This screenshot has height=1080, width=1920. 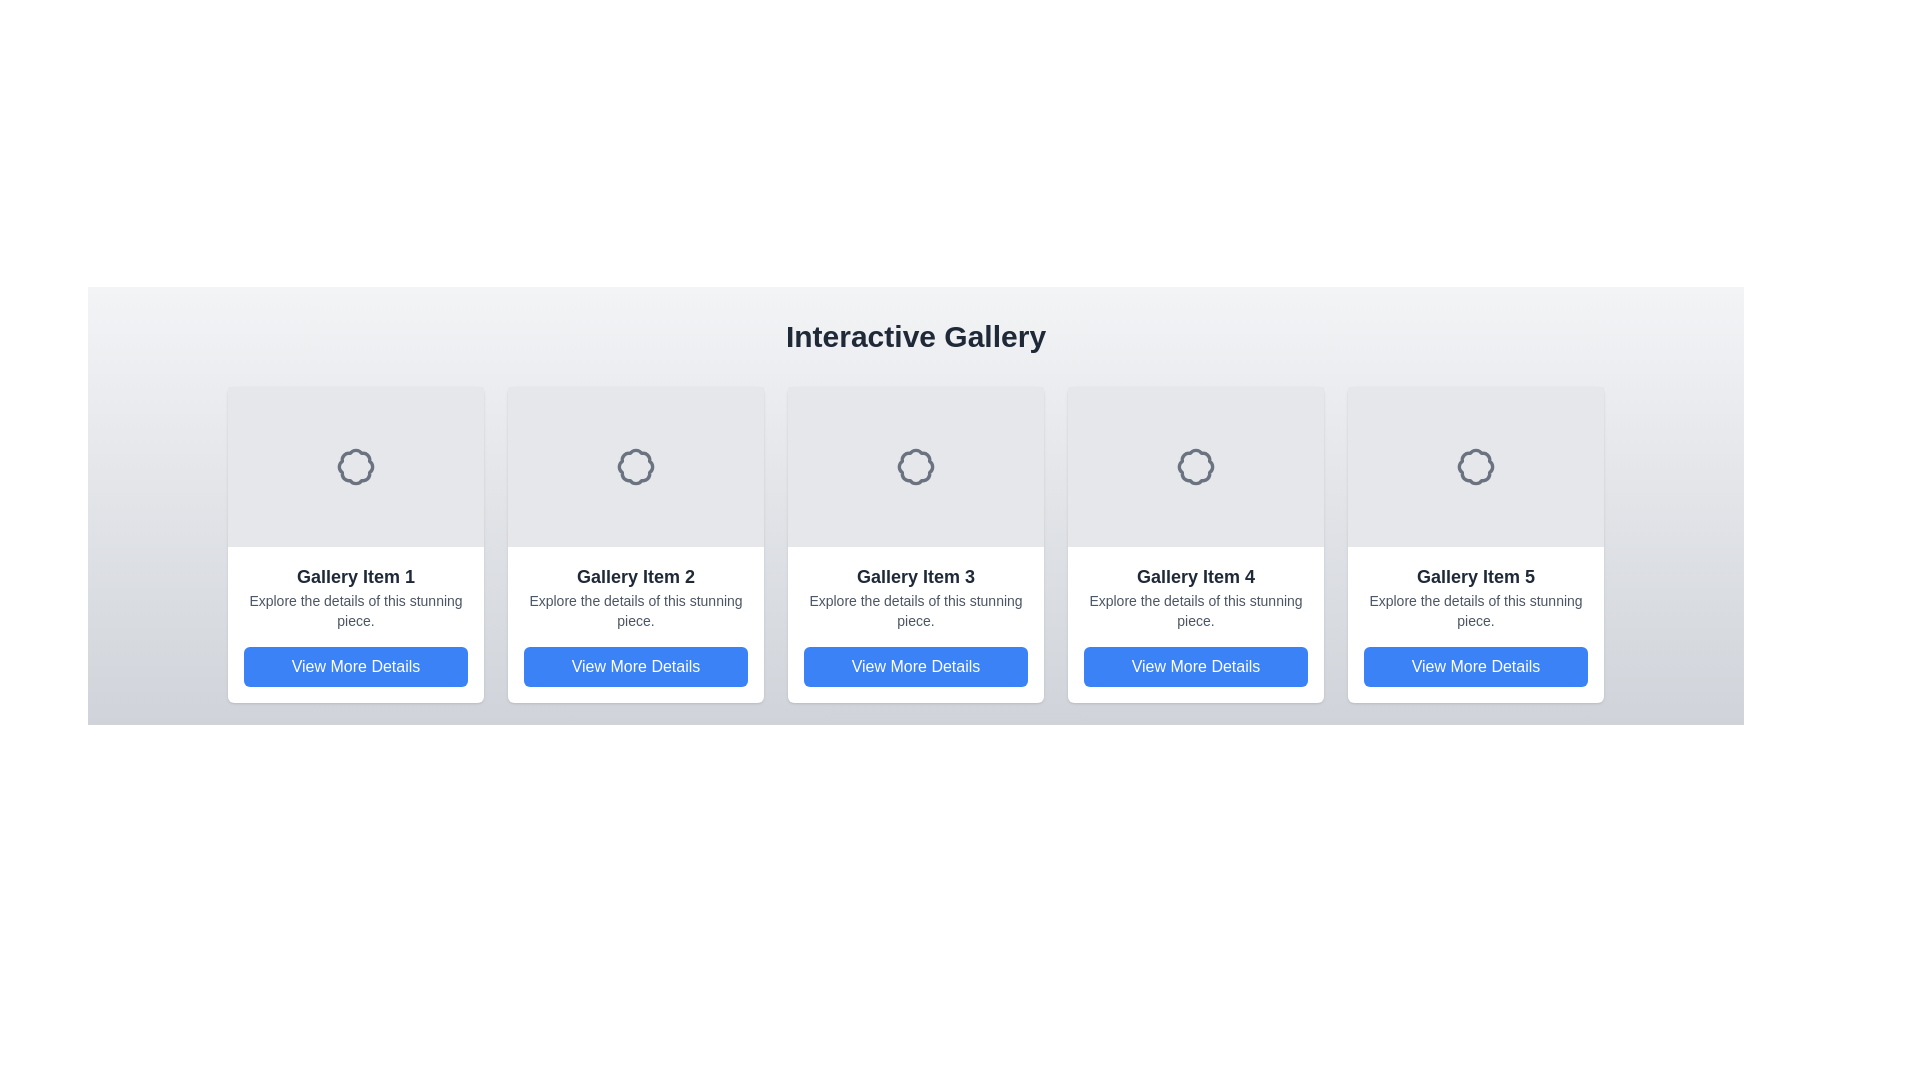 What do you see at coordinates (355, 623) in the screenshot?
I see `heading 'Gallery Item 1' and the description 'Explore the details of this stunning piece.' from the first card in the gallery row` at bounding box center [355, 623].